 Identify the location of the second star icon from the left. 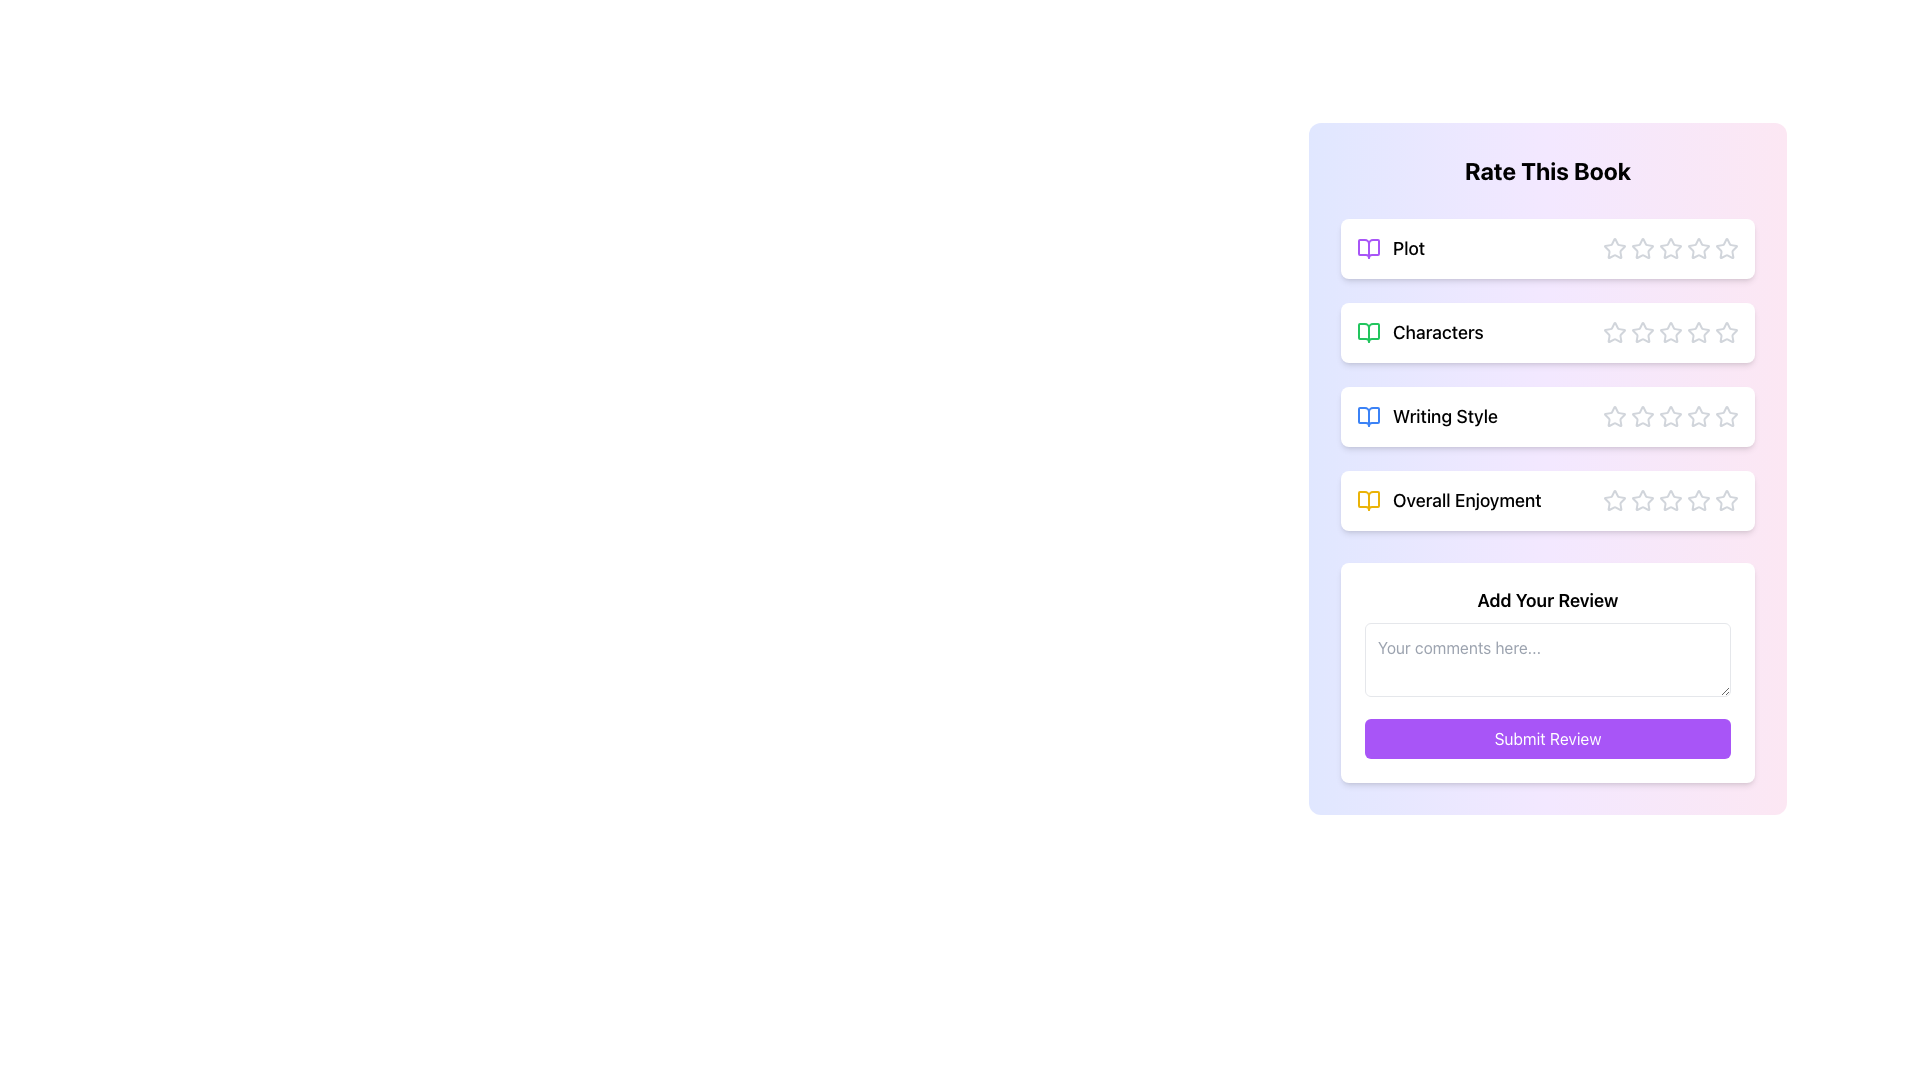
(1641, 330).